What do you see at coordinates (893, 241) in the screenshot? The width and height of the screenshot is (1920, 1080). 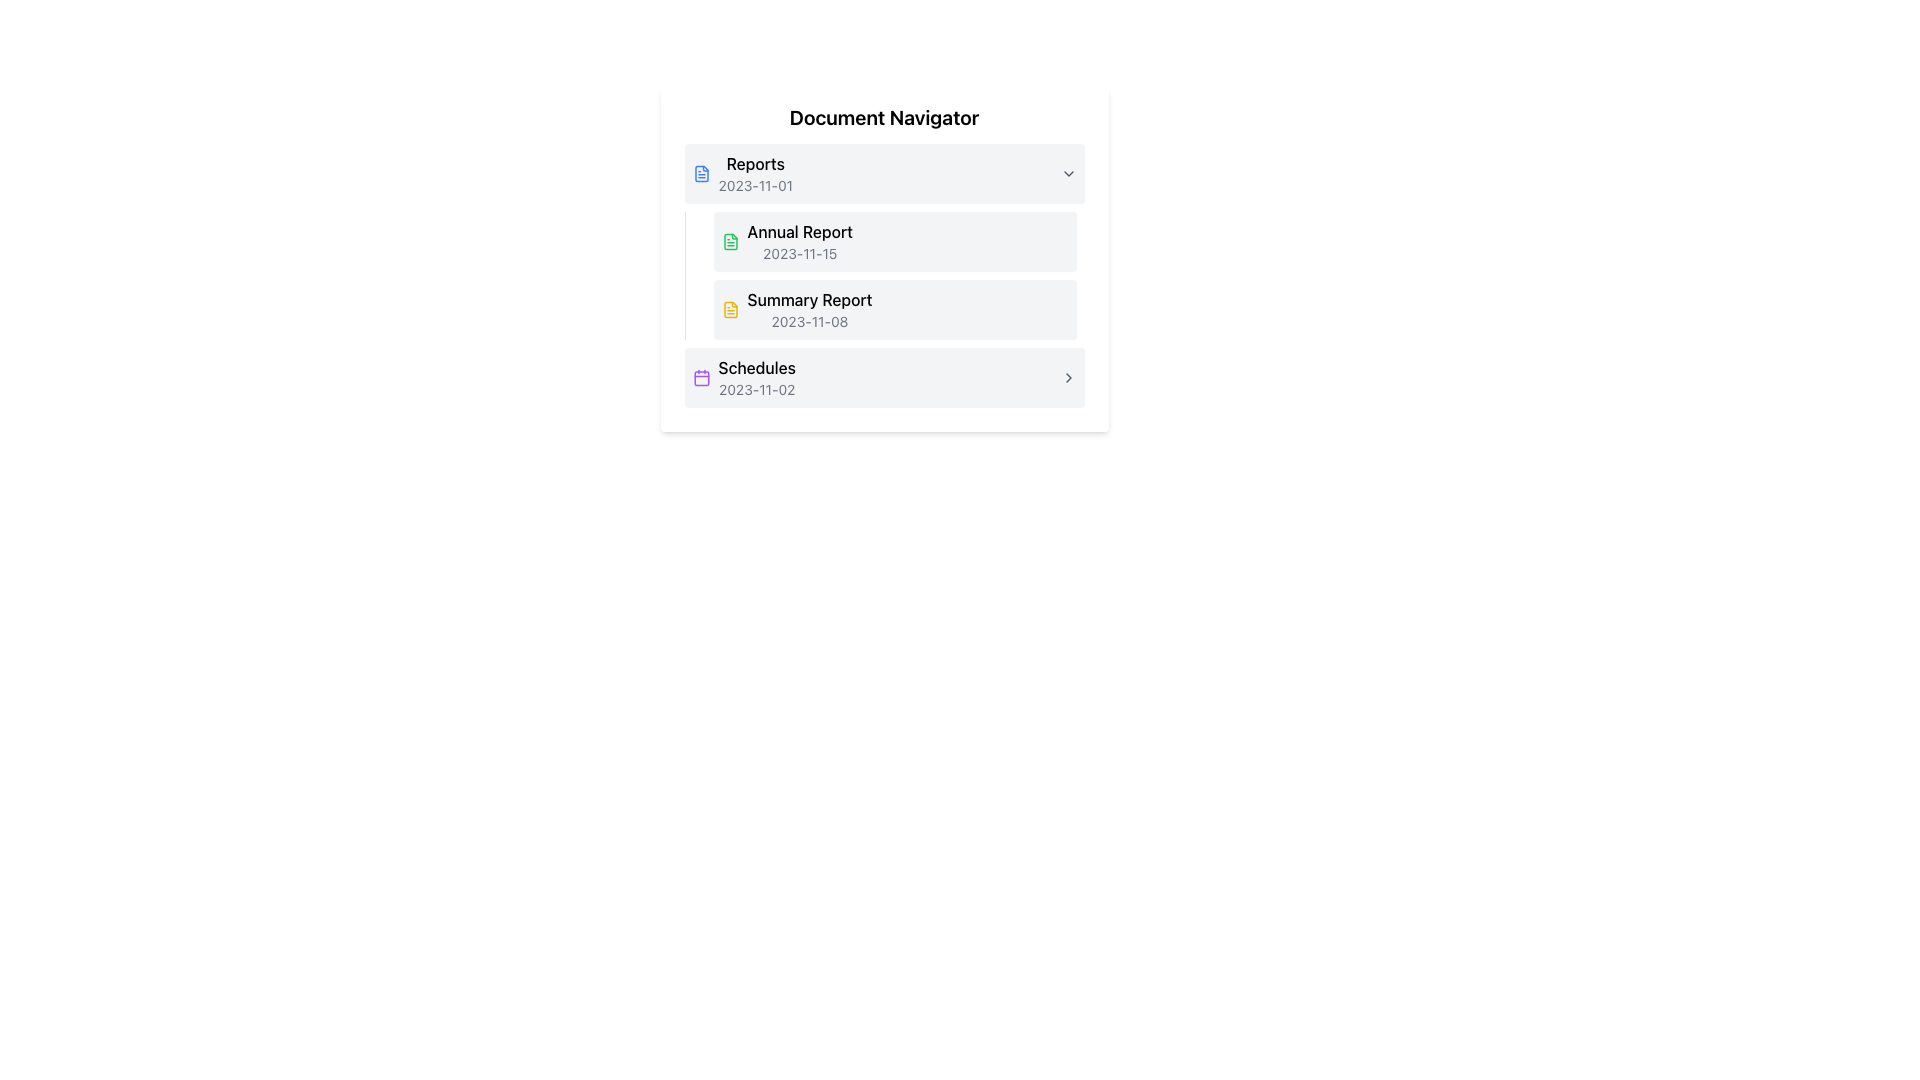 I see `the list item titled 'Annual Report'` at bounding box center [893, 241].